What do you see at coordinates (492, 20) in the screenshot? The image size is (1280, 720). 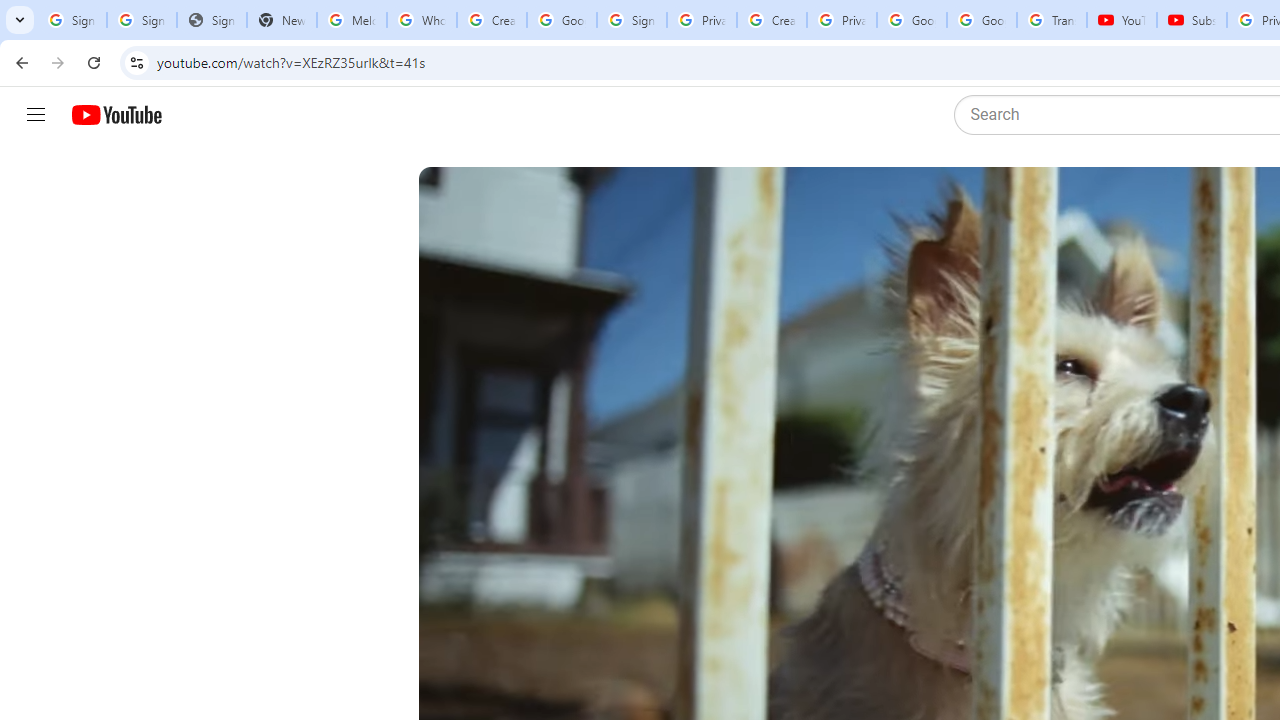 I see `'Create your Google Account'` at bounding box center [492, 20].